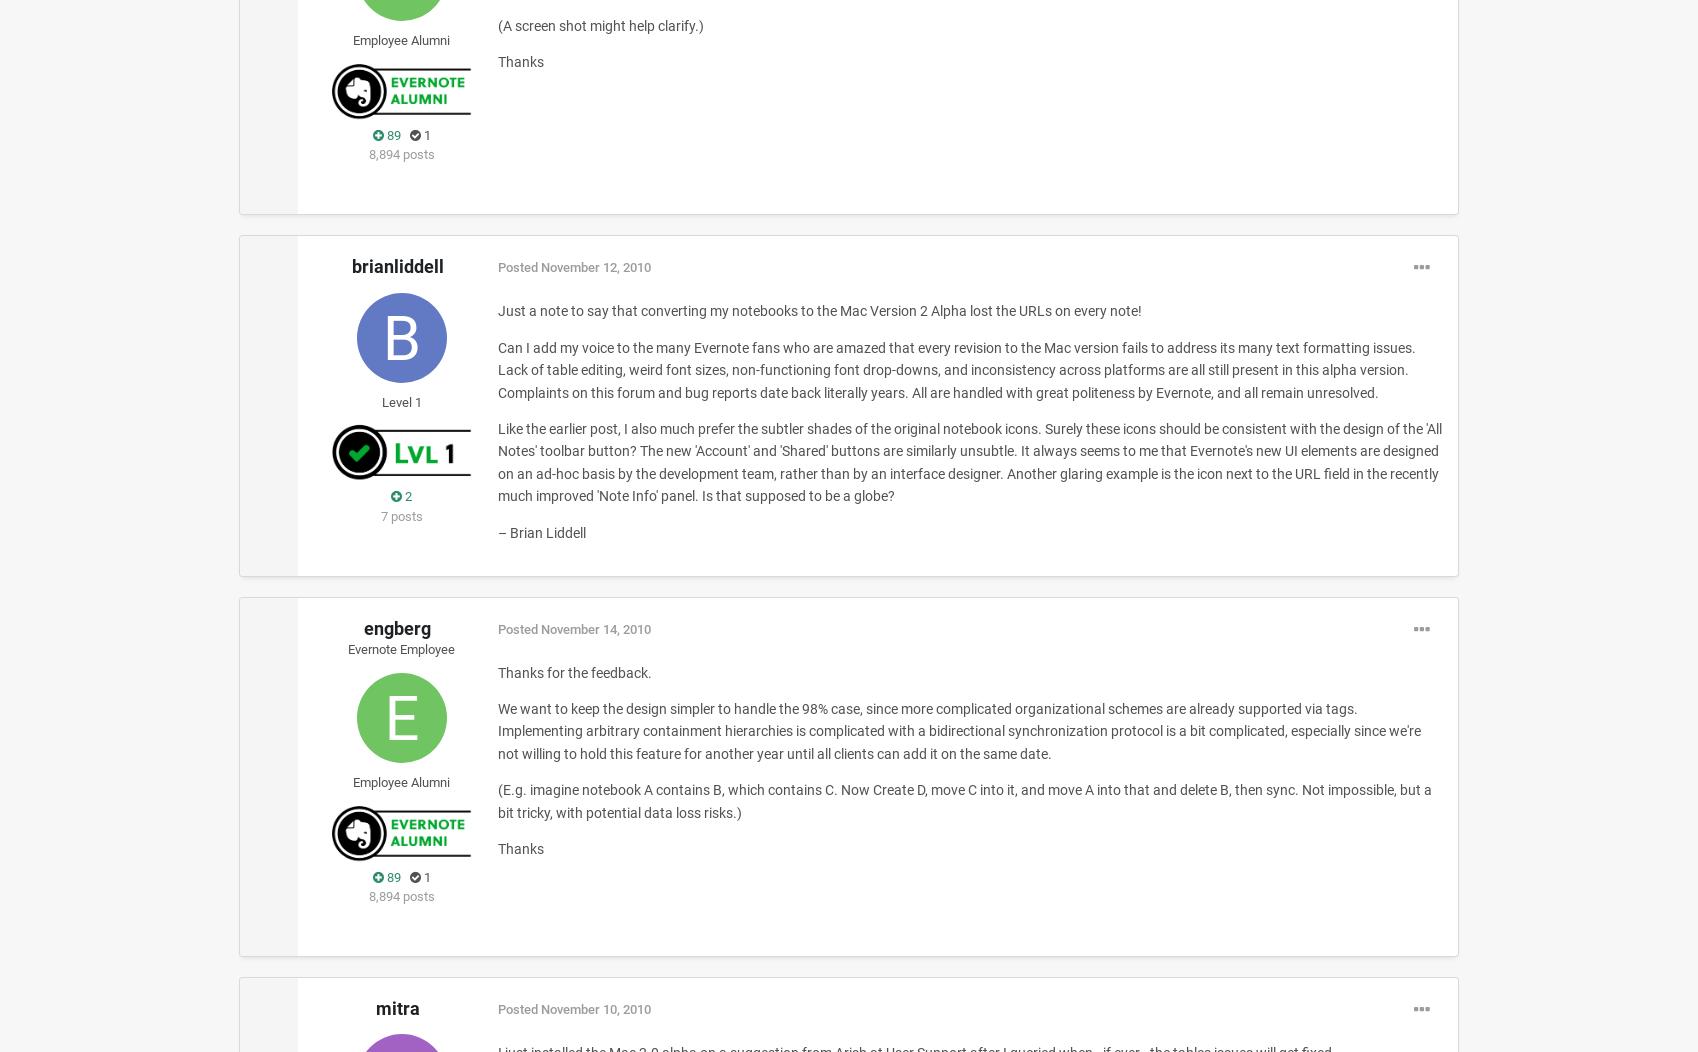  Describe the element at coordinates (396, 266) in the screenshot. I see `'brianliddell'` at that location.